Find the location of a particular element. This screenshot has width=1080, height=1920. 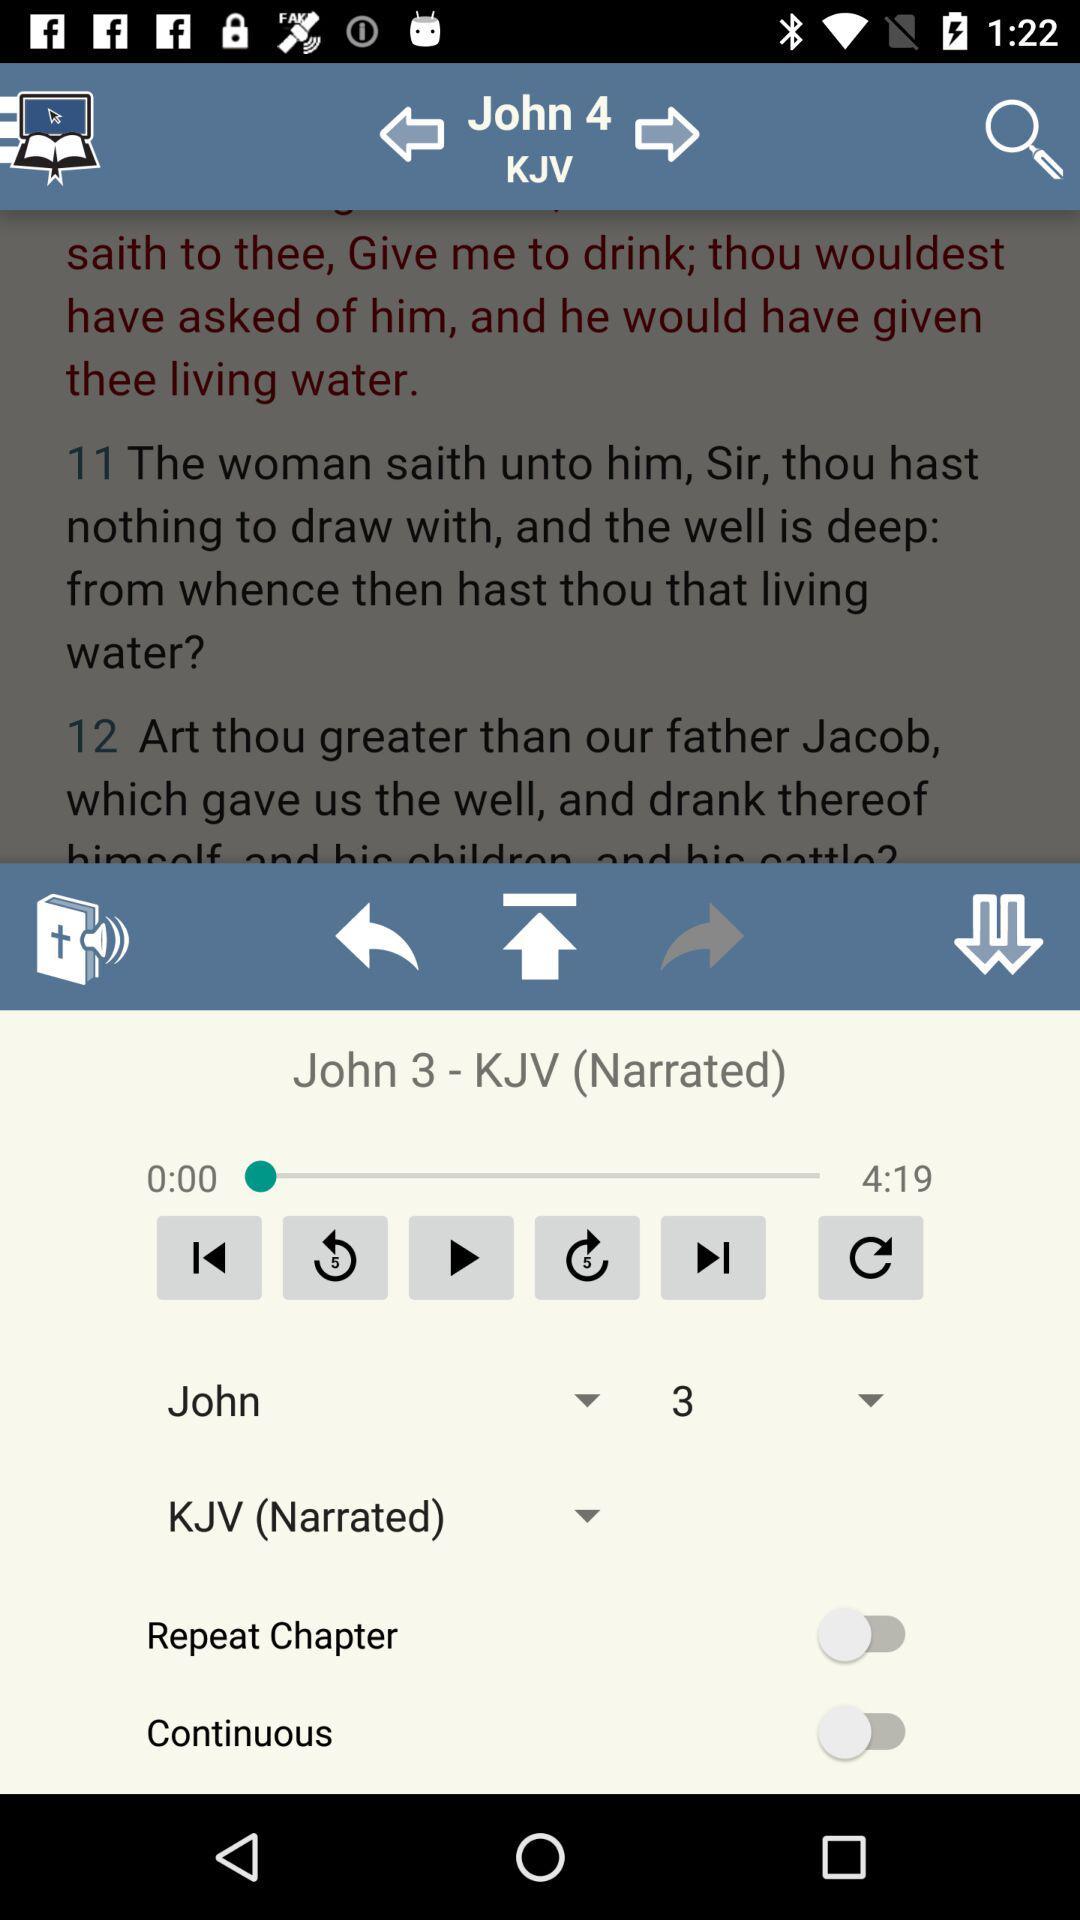

rewind 5 second is located at coordinates (334, 1256).